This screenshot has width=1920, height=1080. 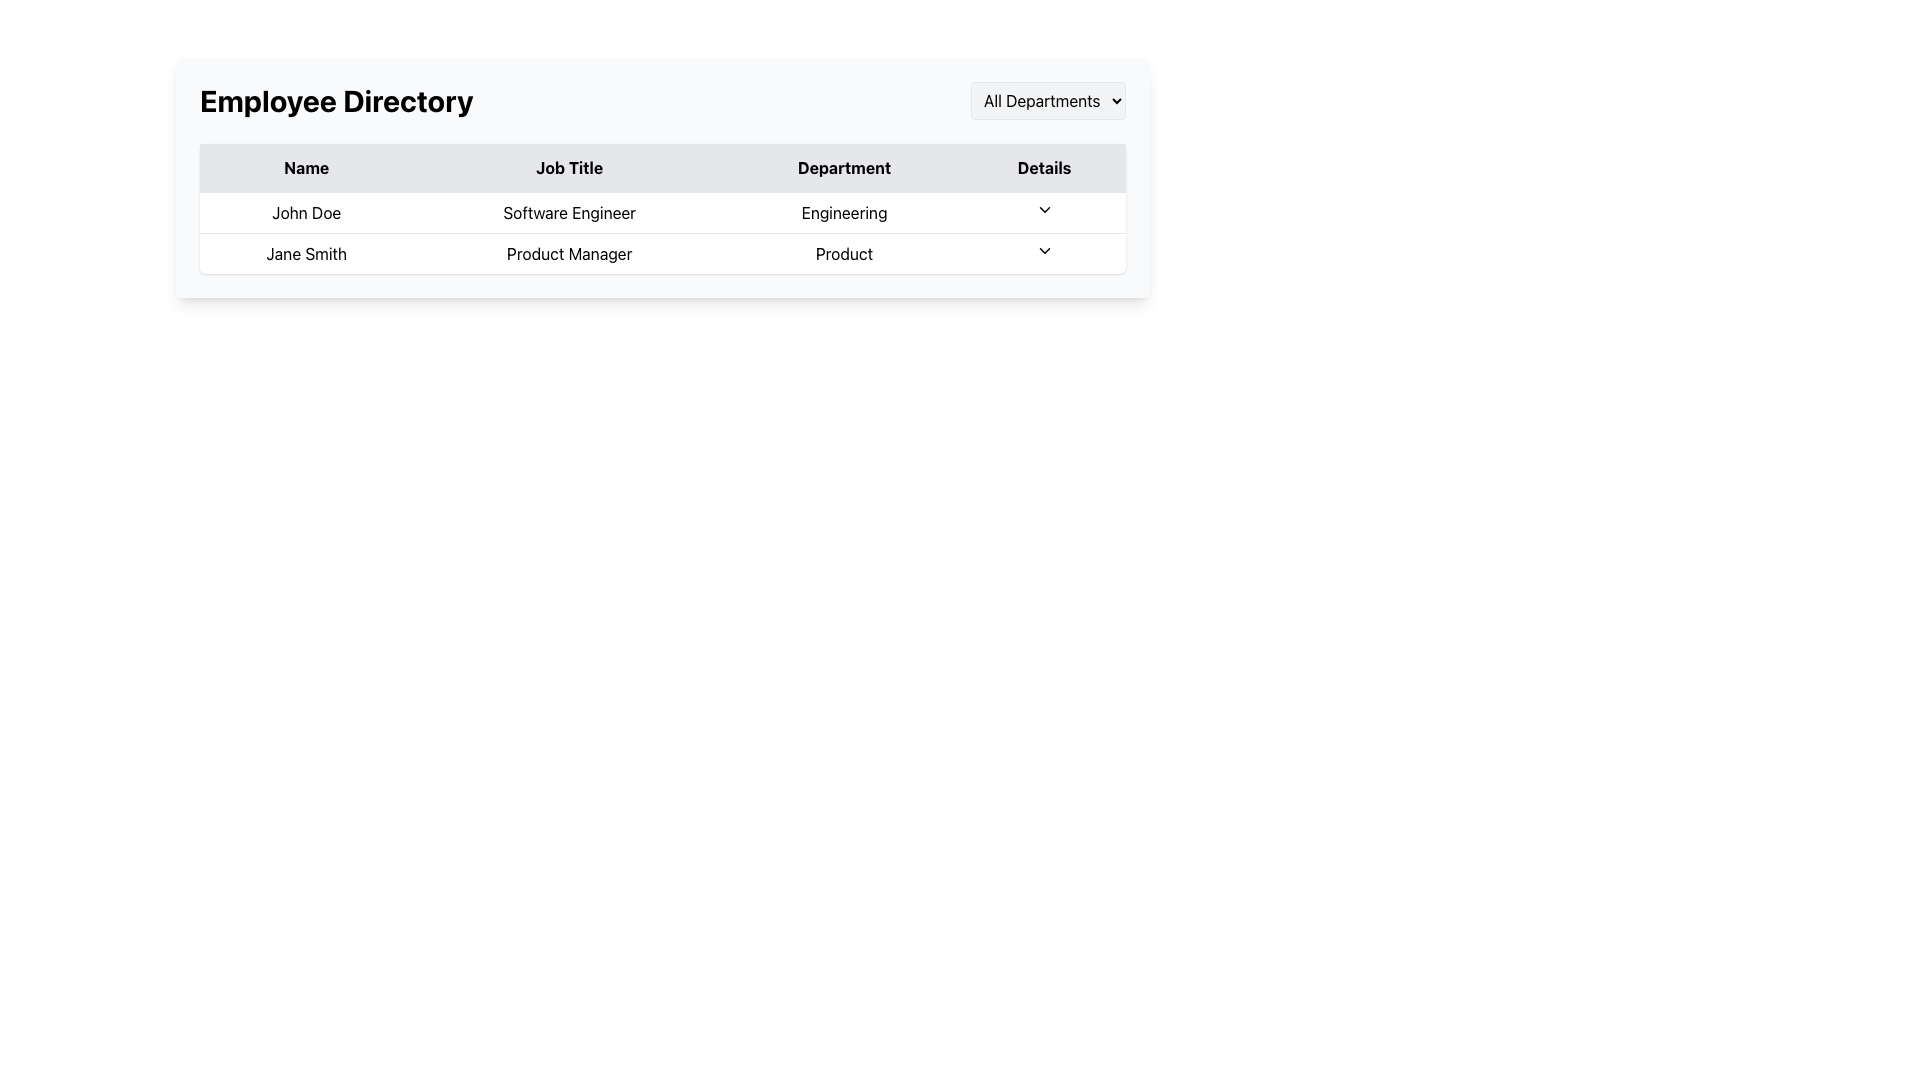 I want to click on the dropdown menu labeled 'All Departments', so click(x=1047, y=100).